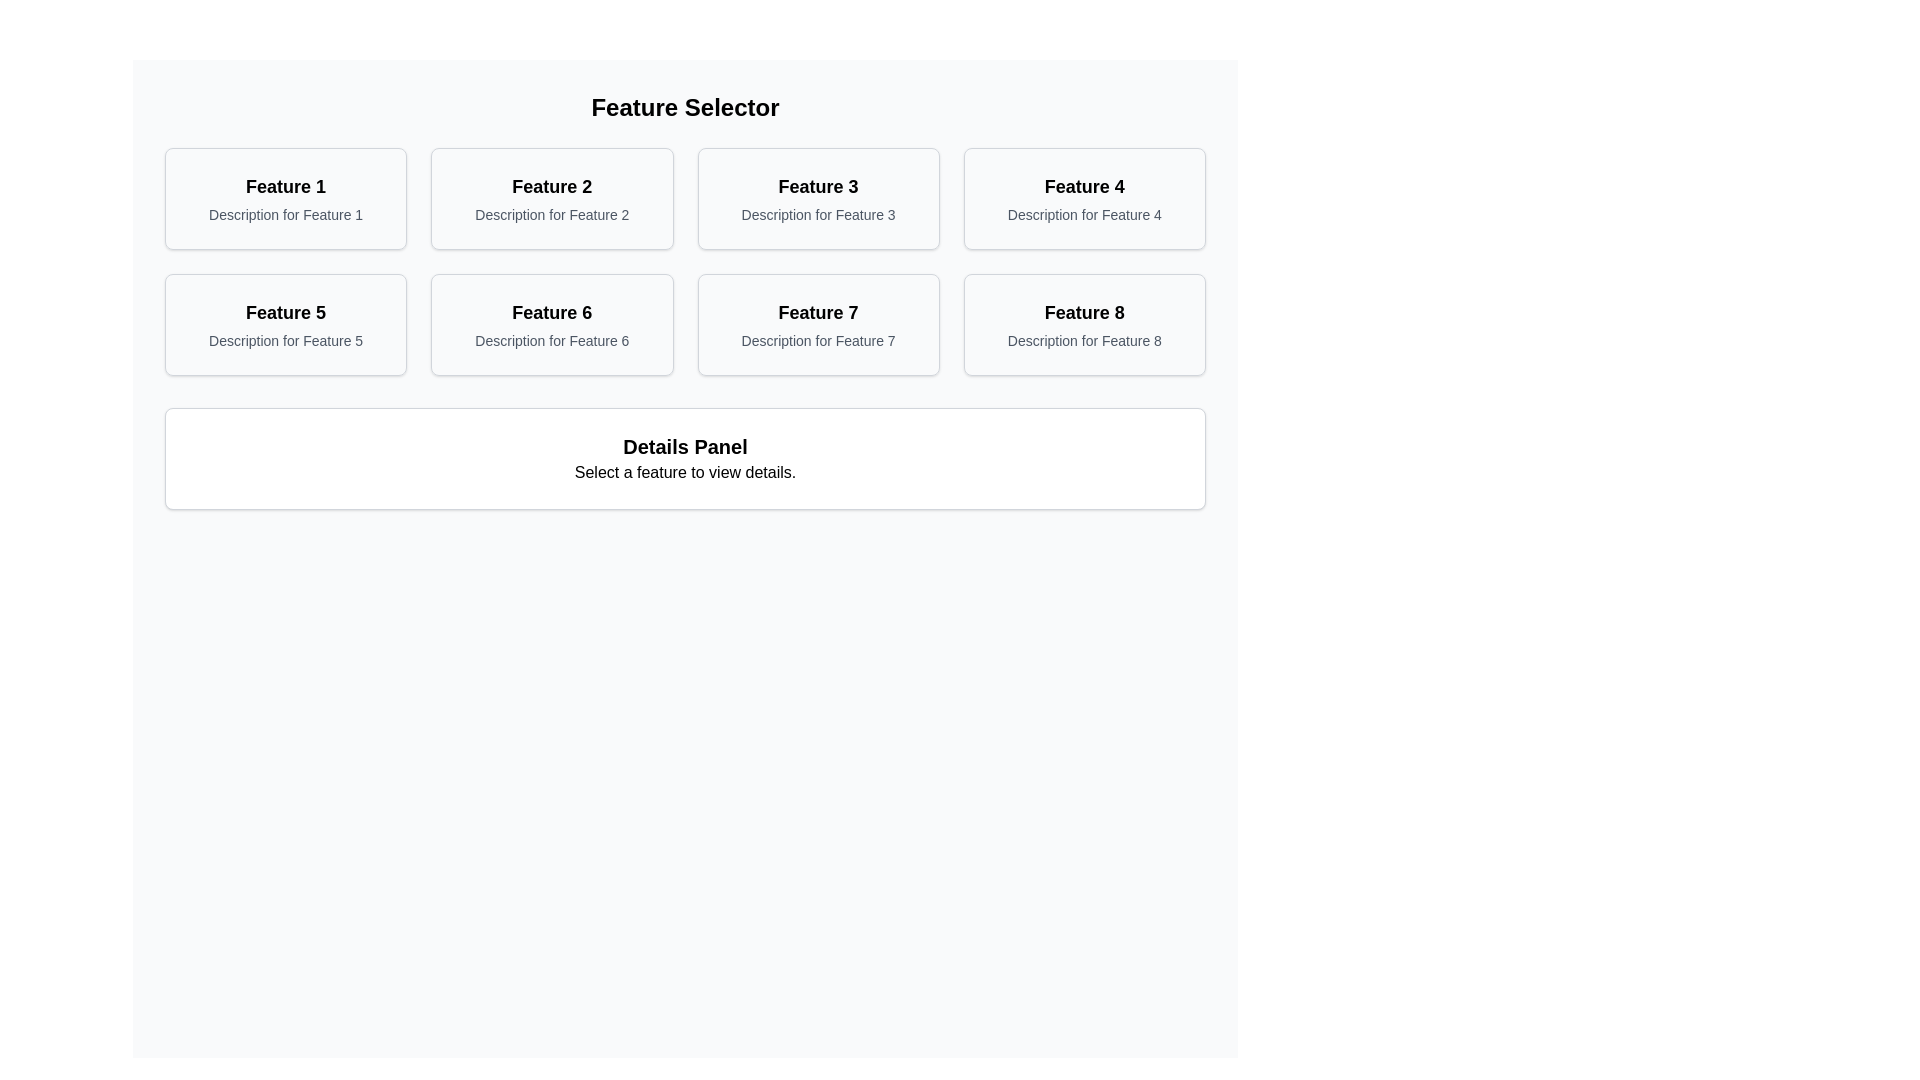 Image resolution: width=1920 pixels, height=1080 pixels. What do you see at coordinates (818, 215) in the screenshot?
I see `the text label displaying 'Description for Feature 3' in a small gray font, which is positioned below the title 'Feature 3' within the rightmost card of the top row` at bounding box center [818, 215].